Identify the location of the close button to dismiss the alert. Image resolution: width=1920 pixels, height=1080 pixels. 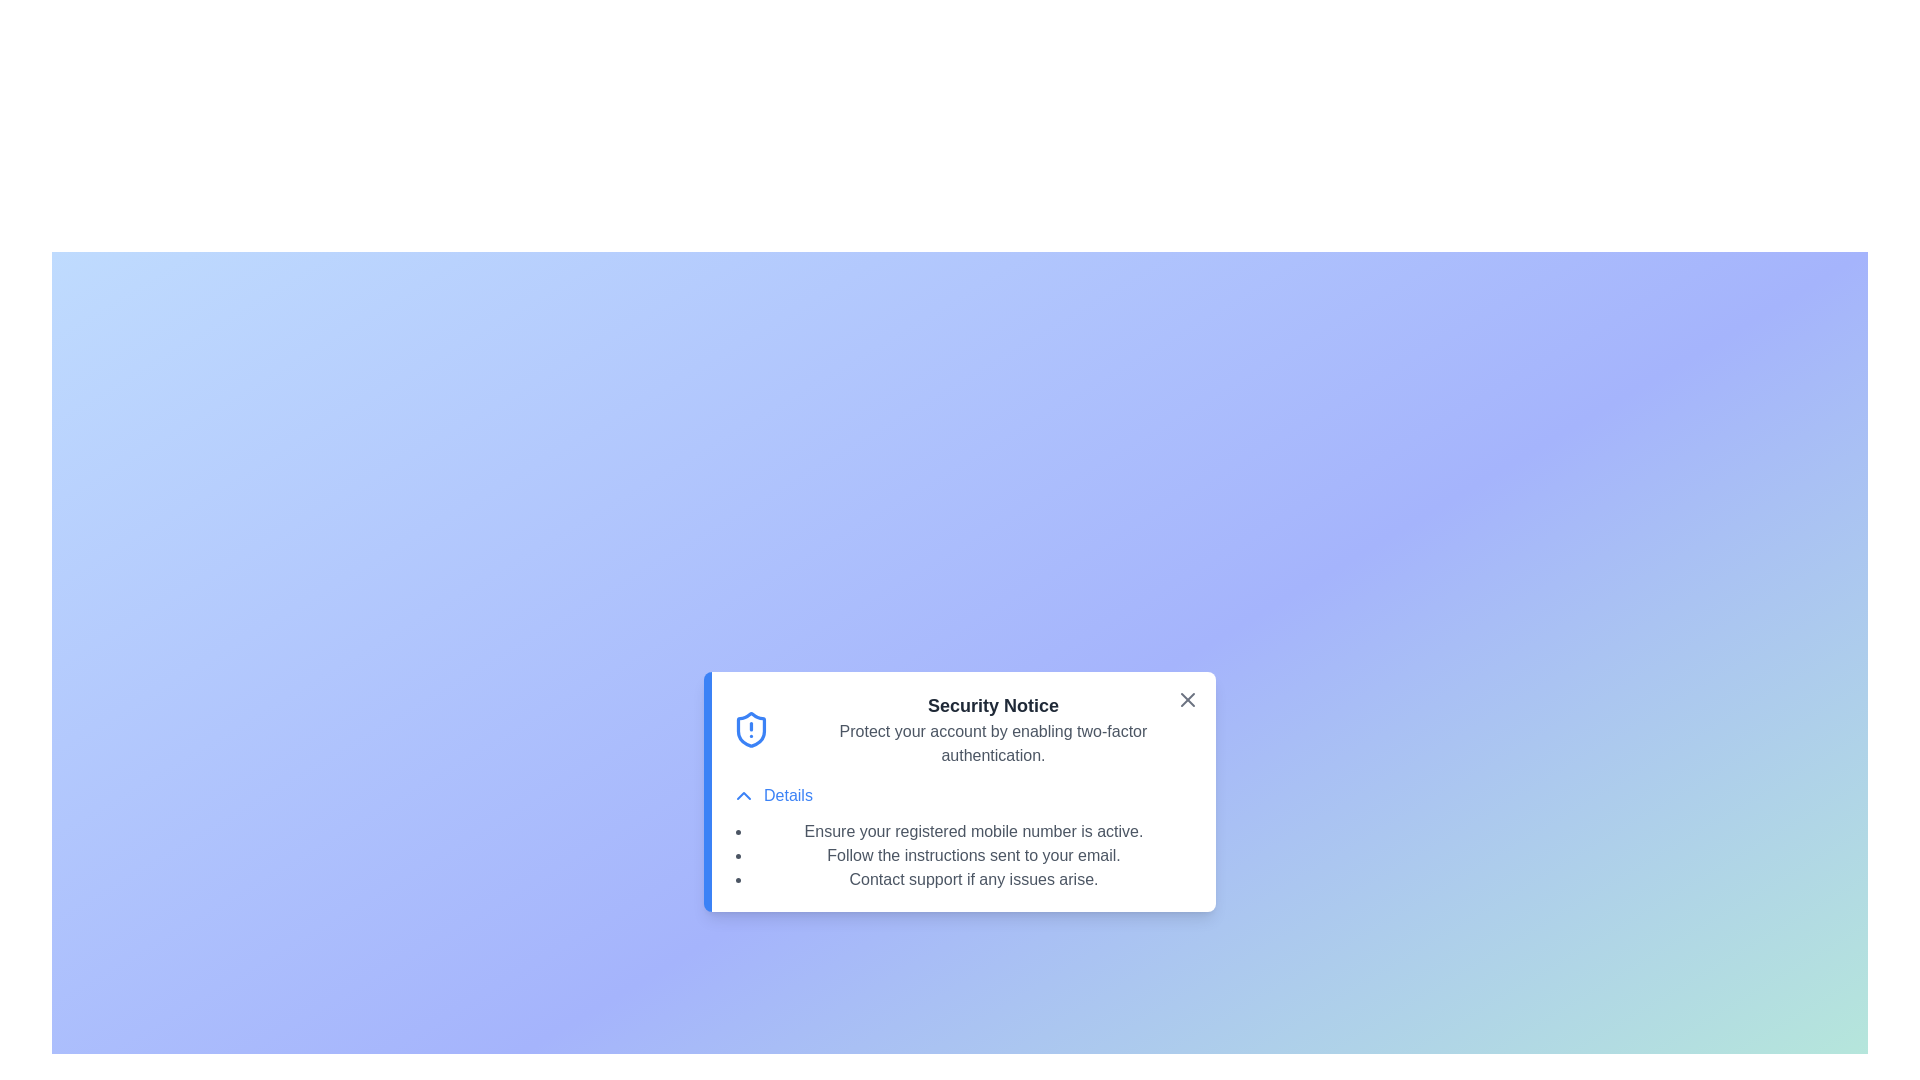
(1188, 698).